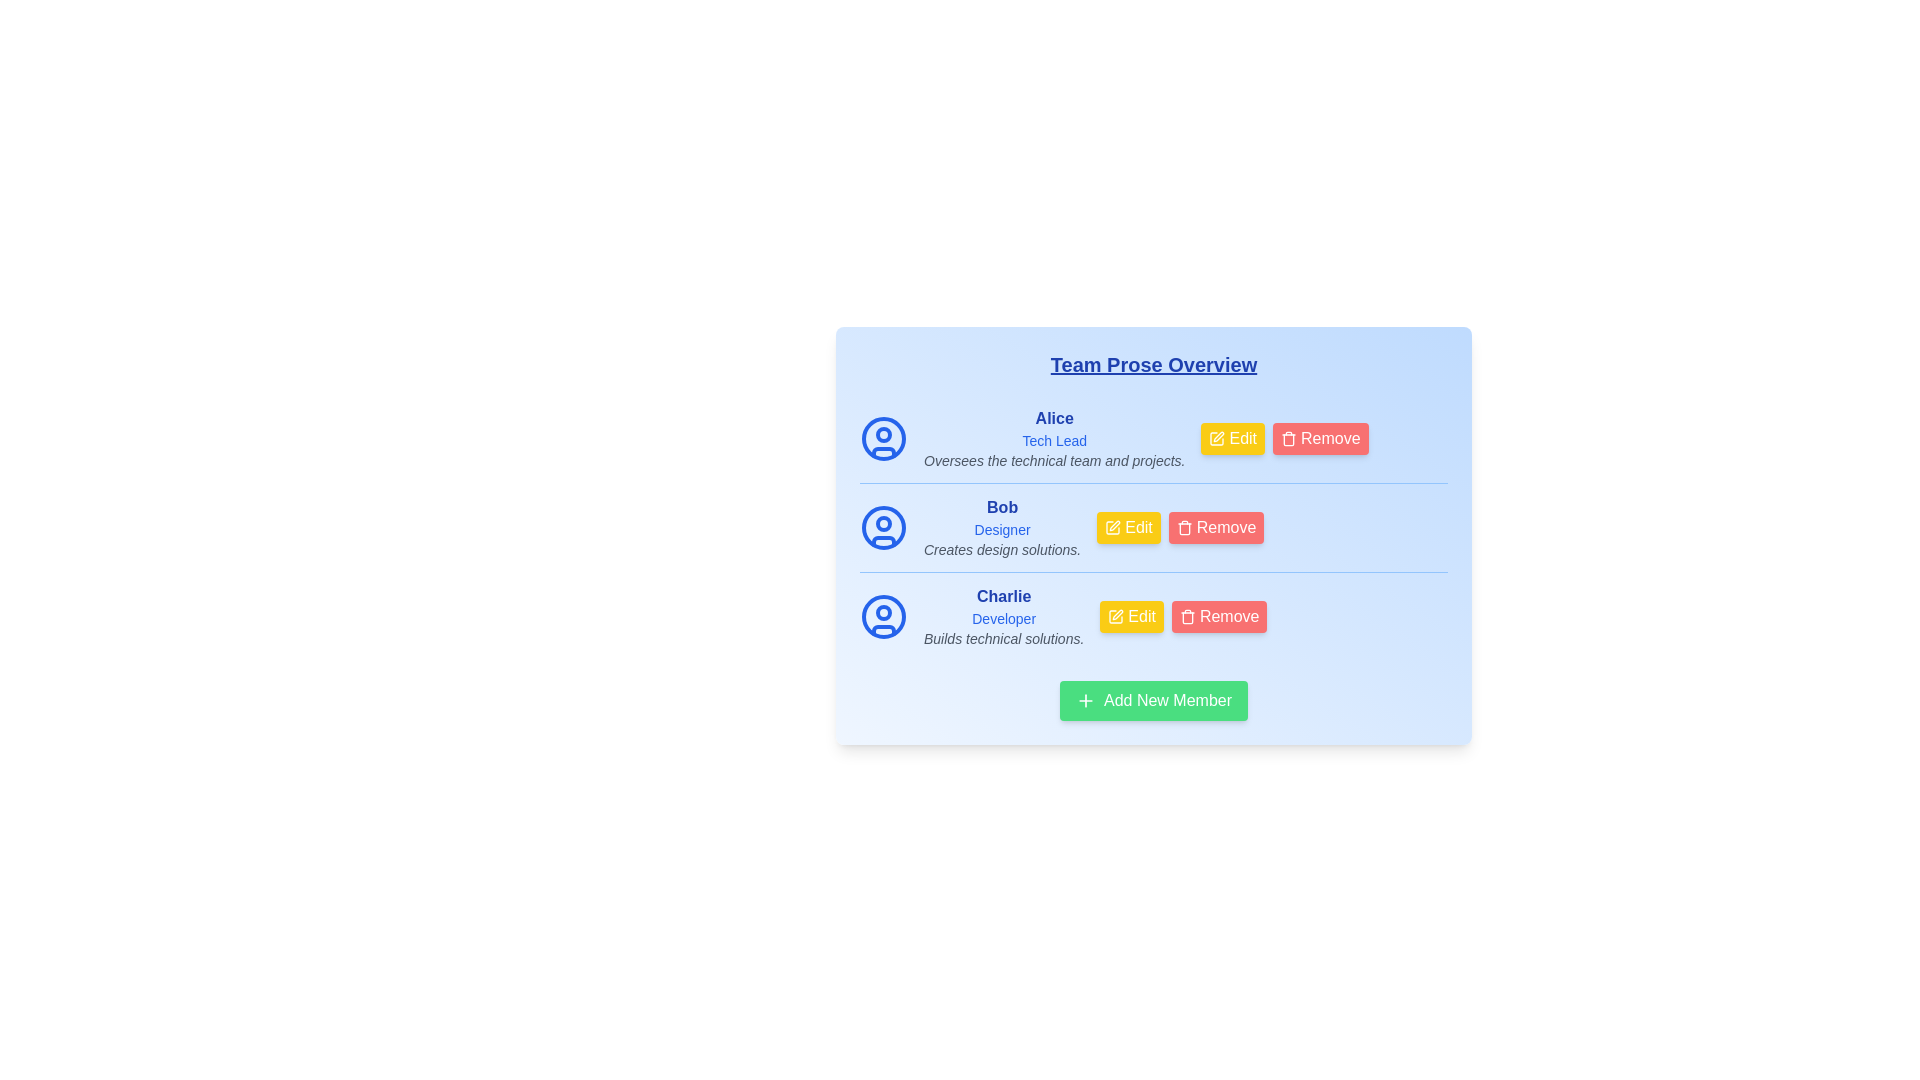 Image resolution: width=1920 pixels, height=1080 pixels. Describe the element at coordinates (1004, 596) in the screenshot. I see `the text label displaying the name 'Charlie', which identifies the profile entry within the application interface, located above the text 'Developer'` at that location.